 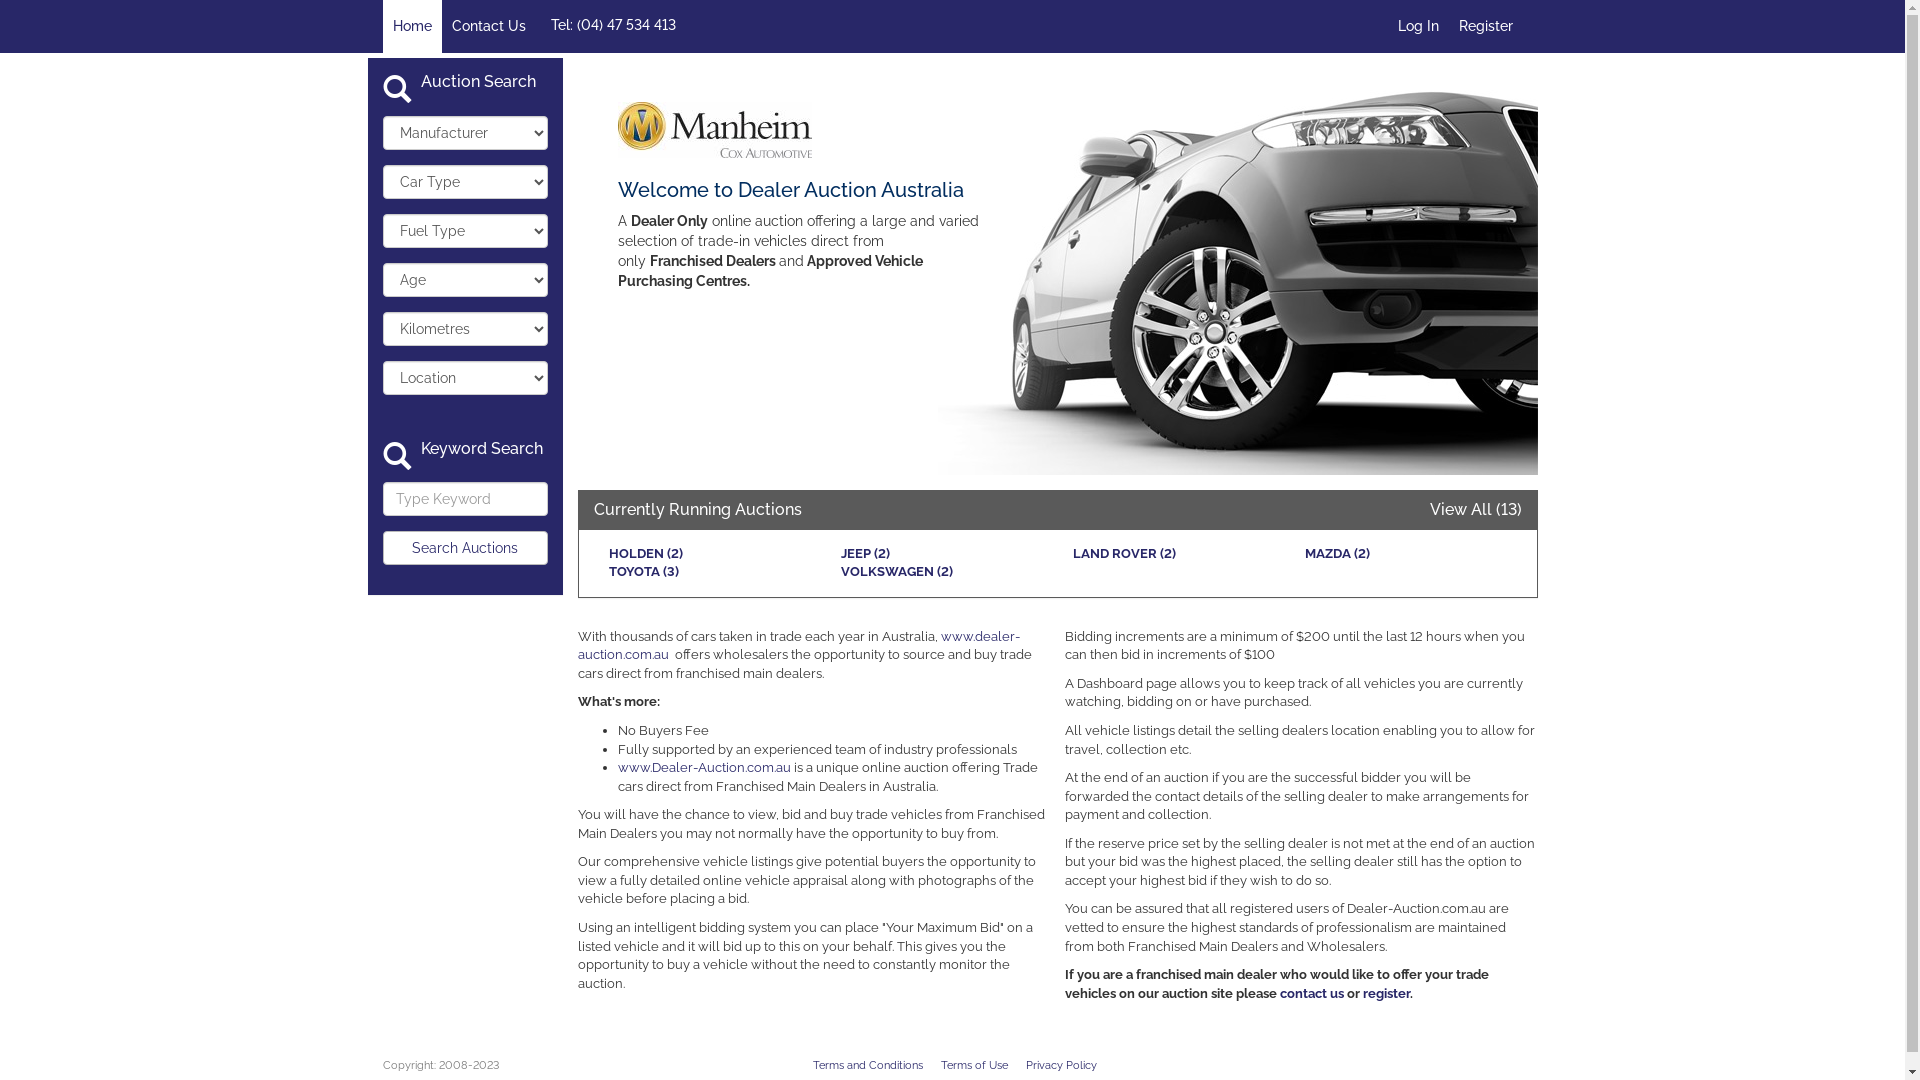 I want to click on 'MAZDA (2)', so click(x=1336, y=553).